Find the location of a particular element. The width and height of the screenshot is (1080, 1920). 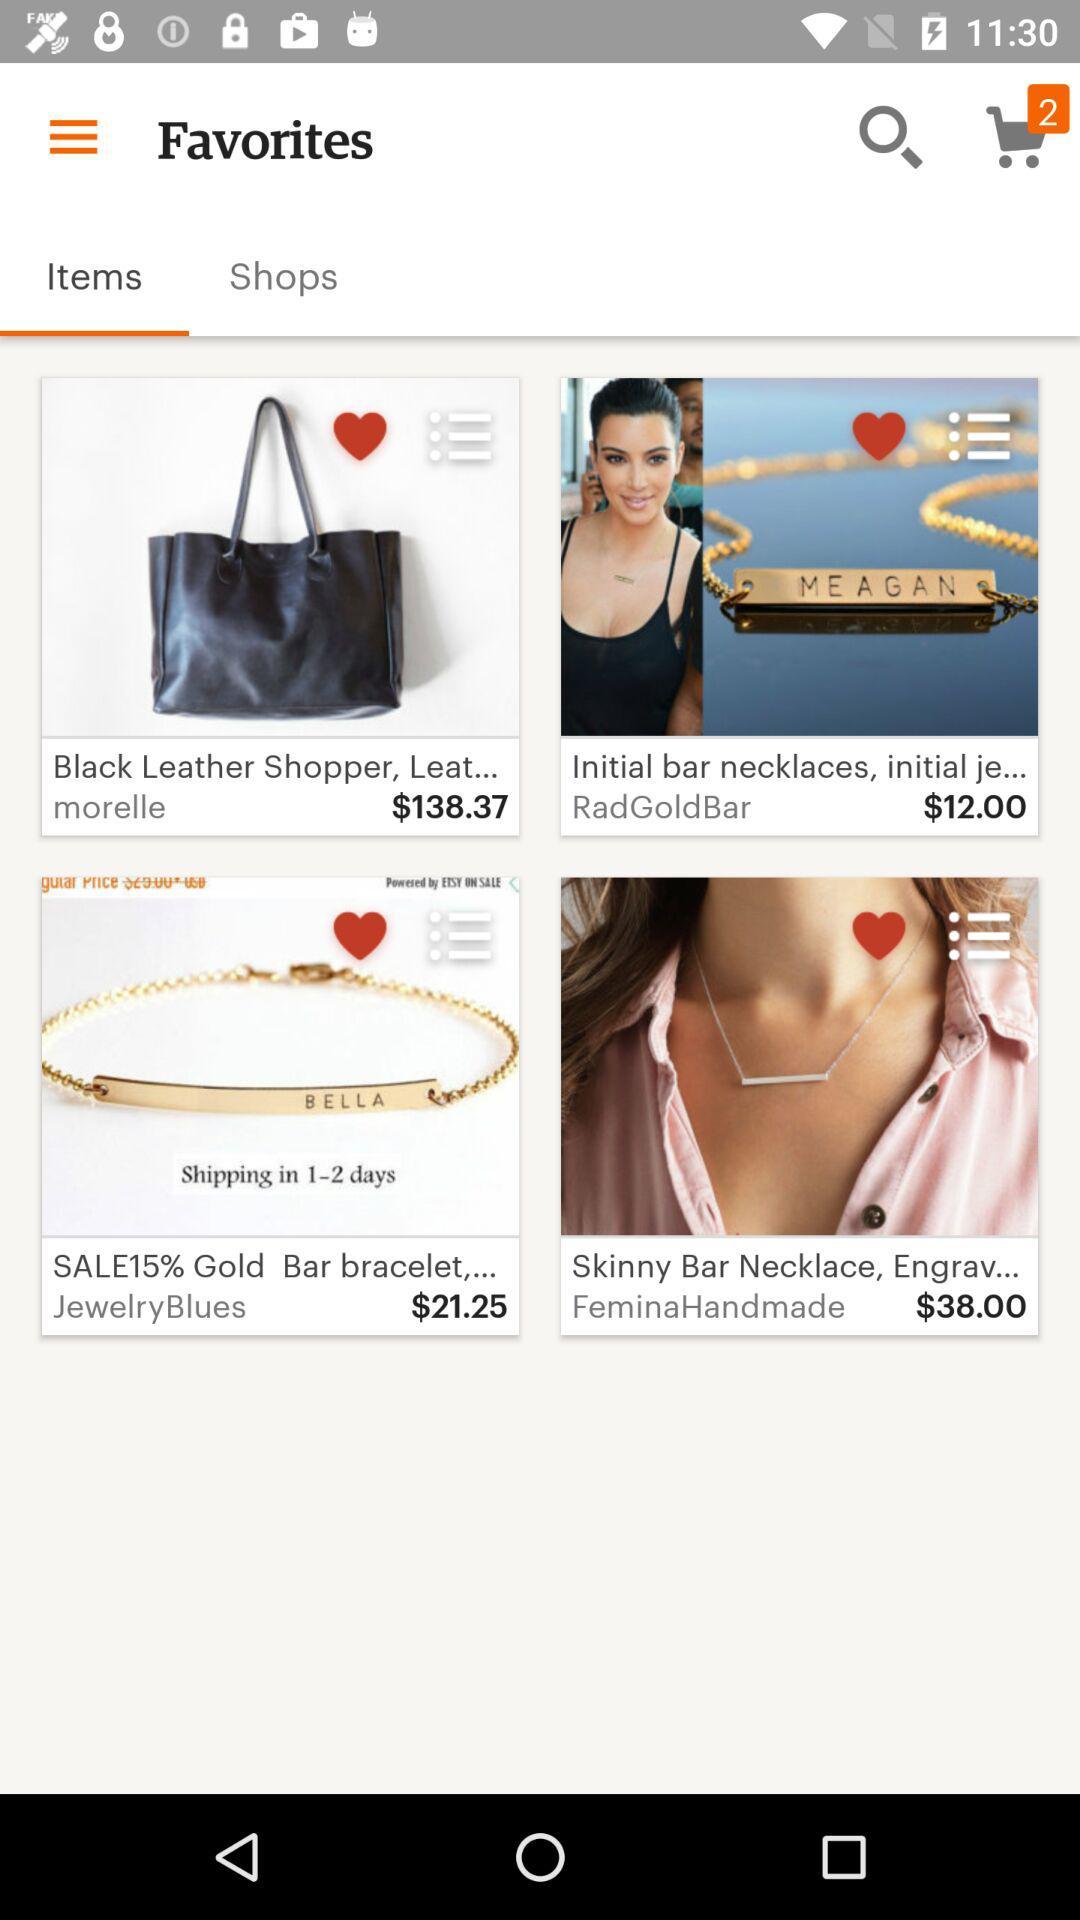

item to the left of favorites is located at coordinates (72, 135).